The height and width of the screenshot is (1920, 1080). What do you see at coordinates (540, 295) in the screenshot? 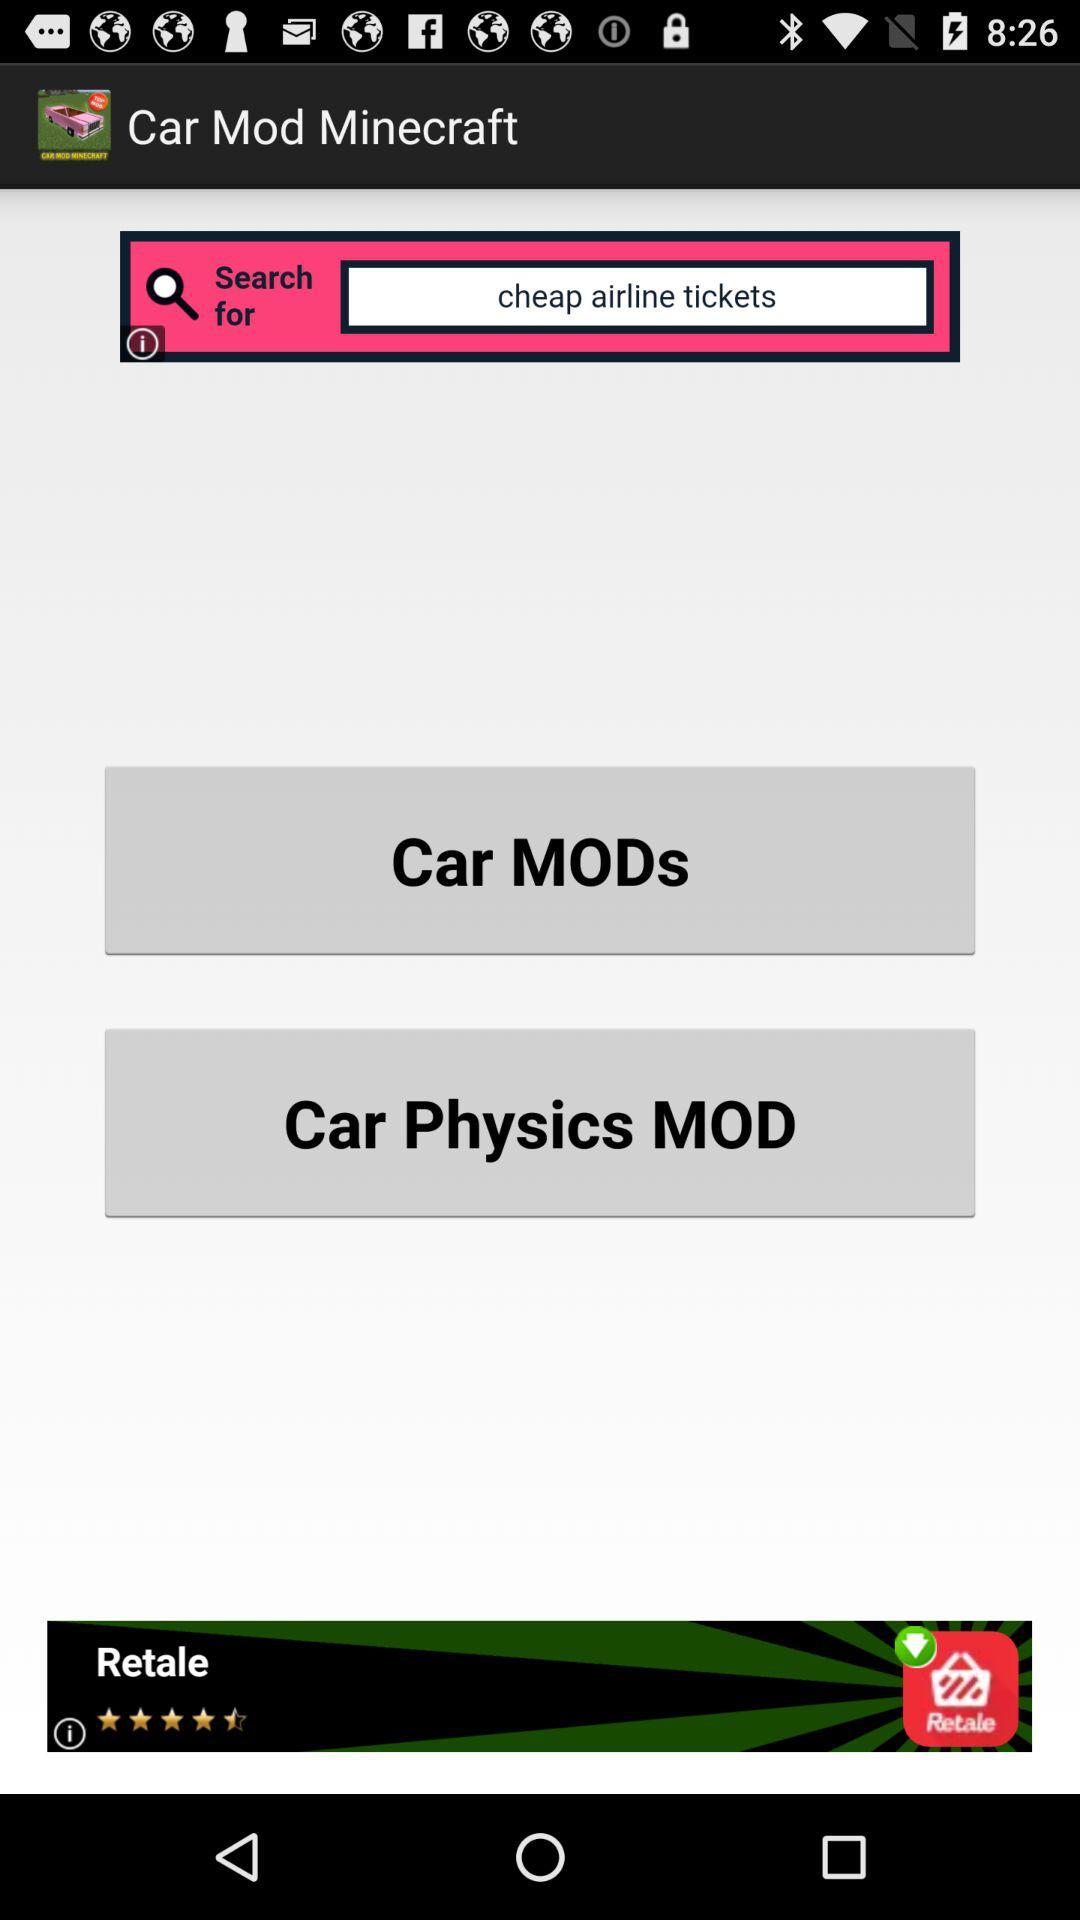
I see `the item at the top` at bounding box center [540, 295].